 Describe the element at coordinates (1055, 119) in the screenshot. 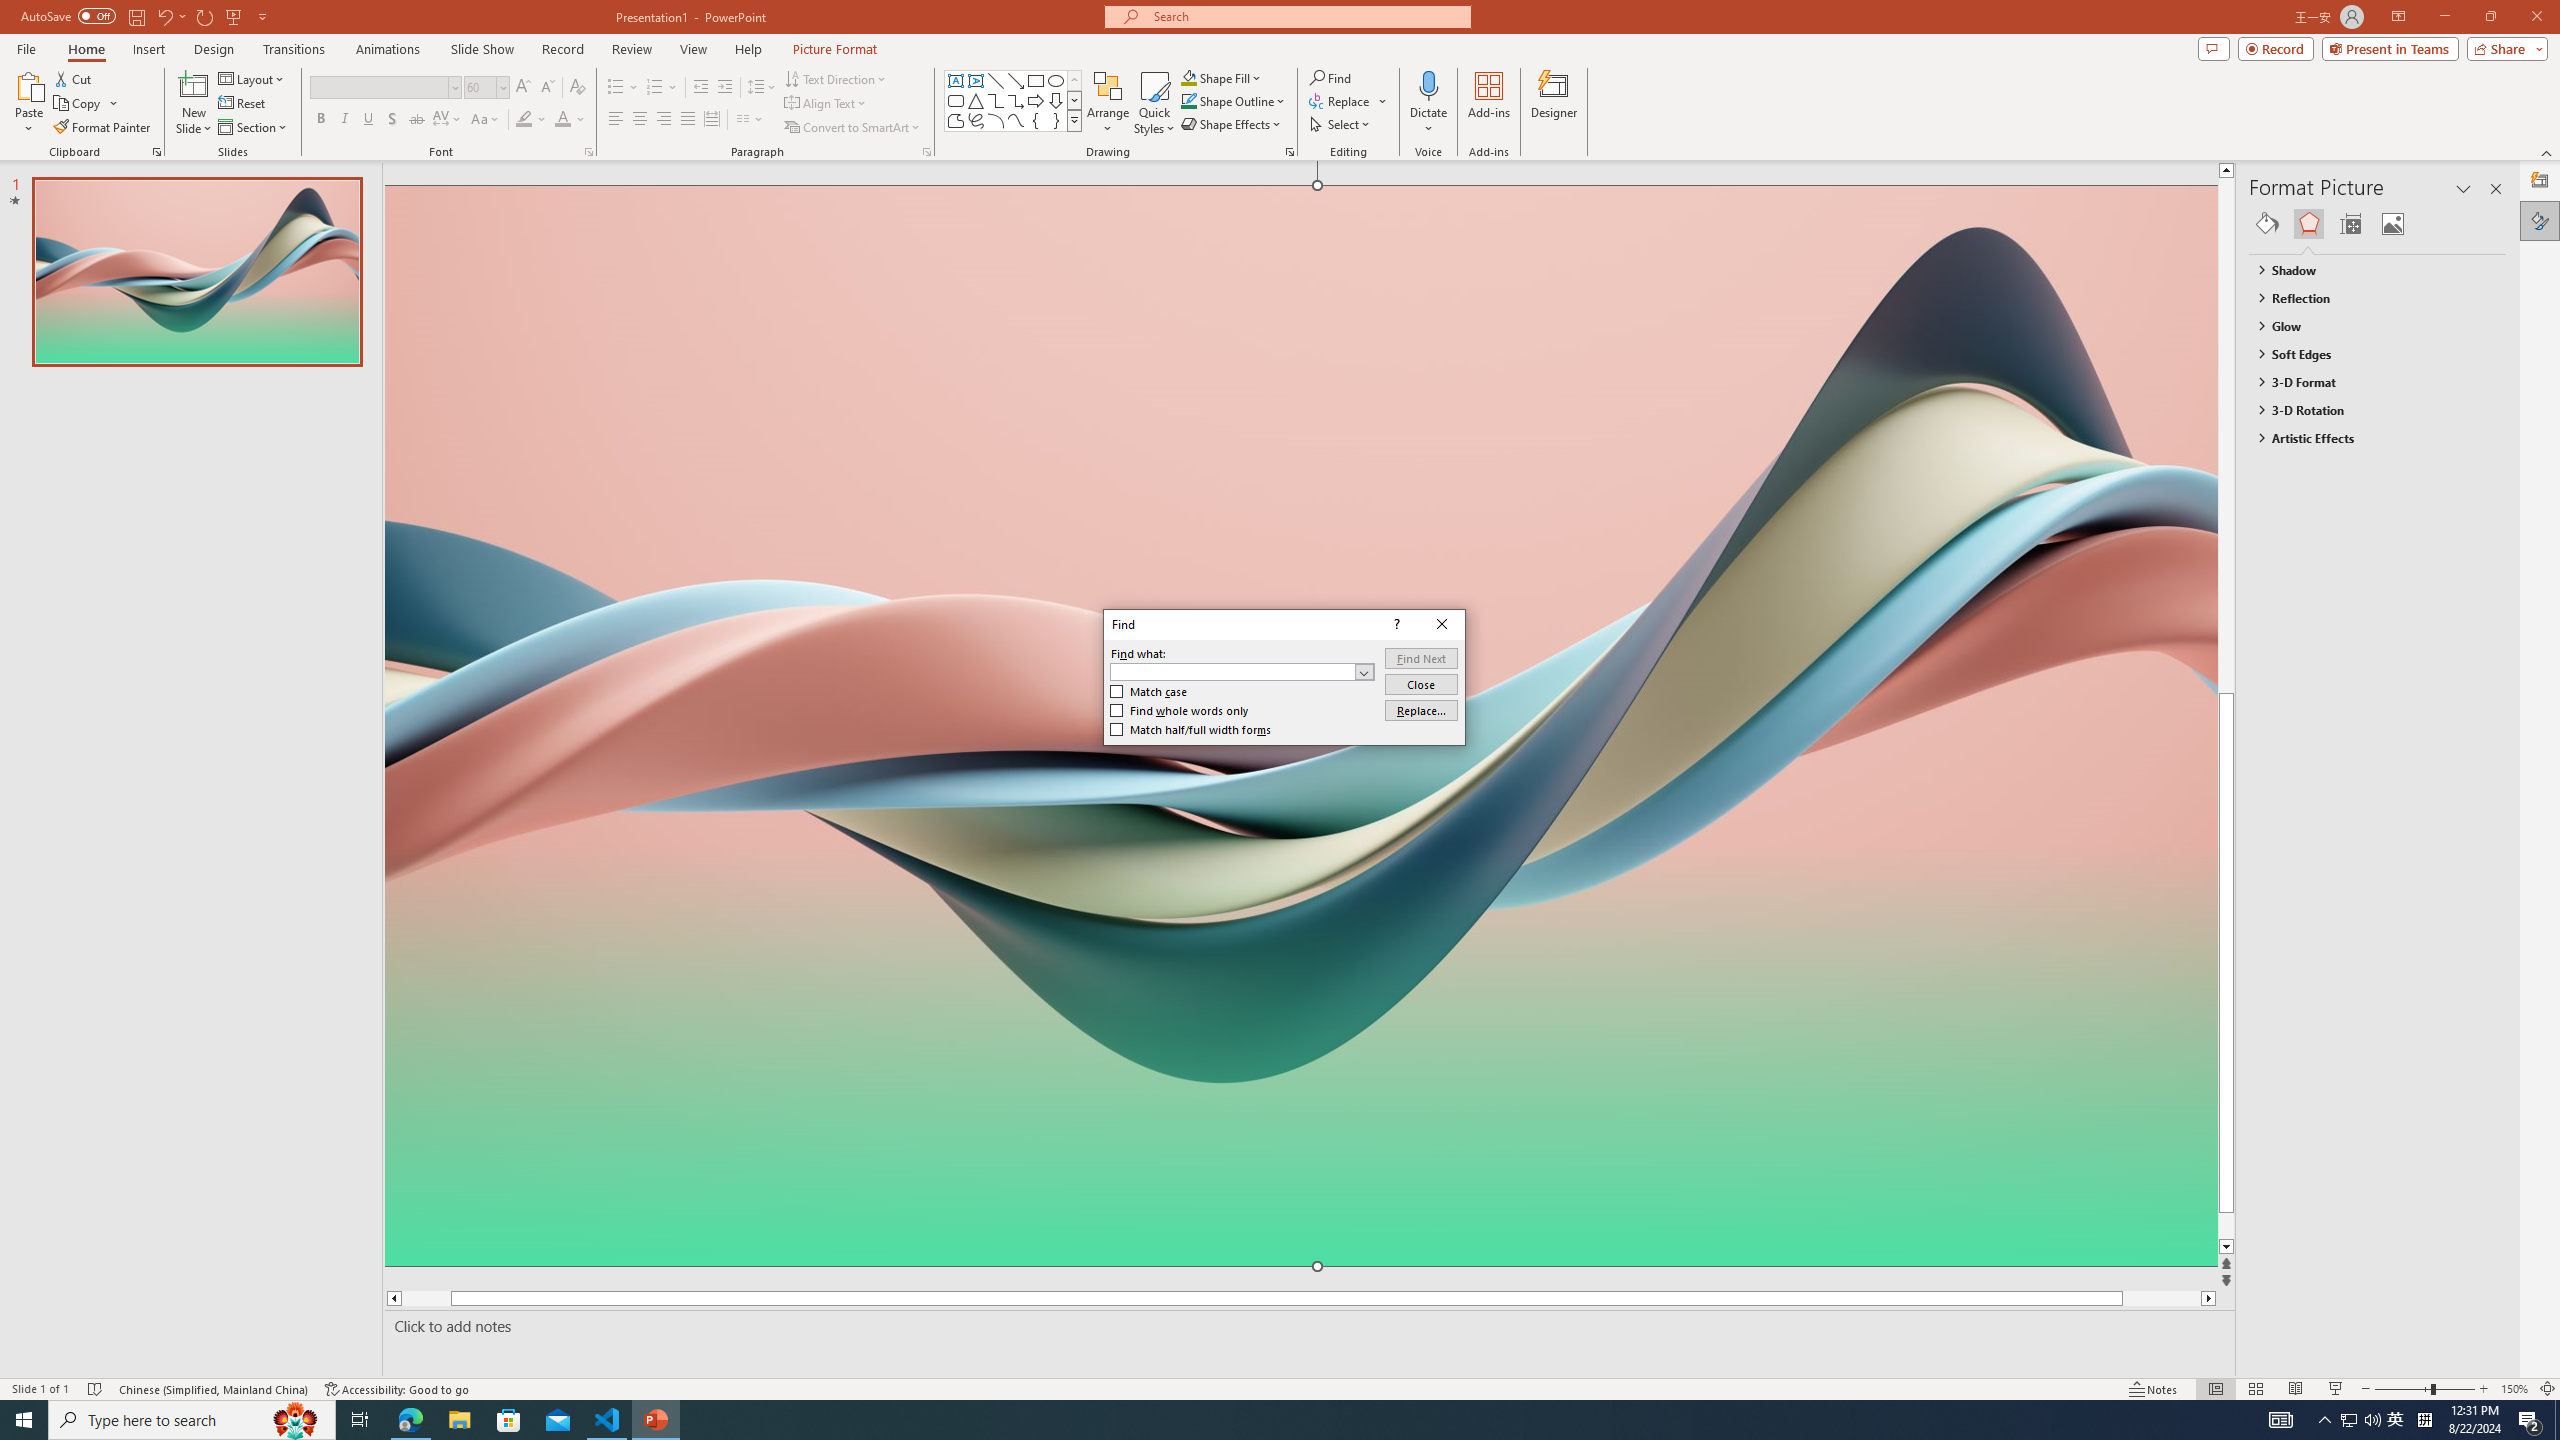

I see `'Right Brace'` at that location.